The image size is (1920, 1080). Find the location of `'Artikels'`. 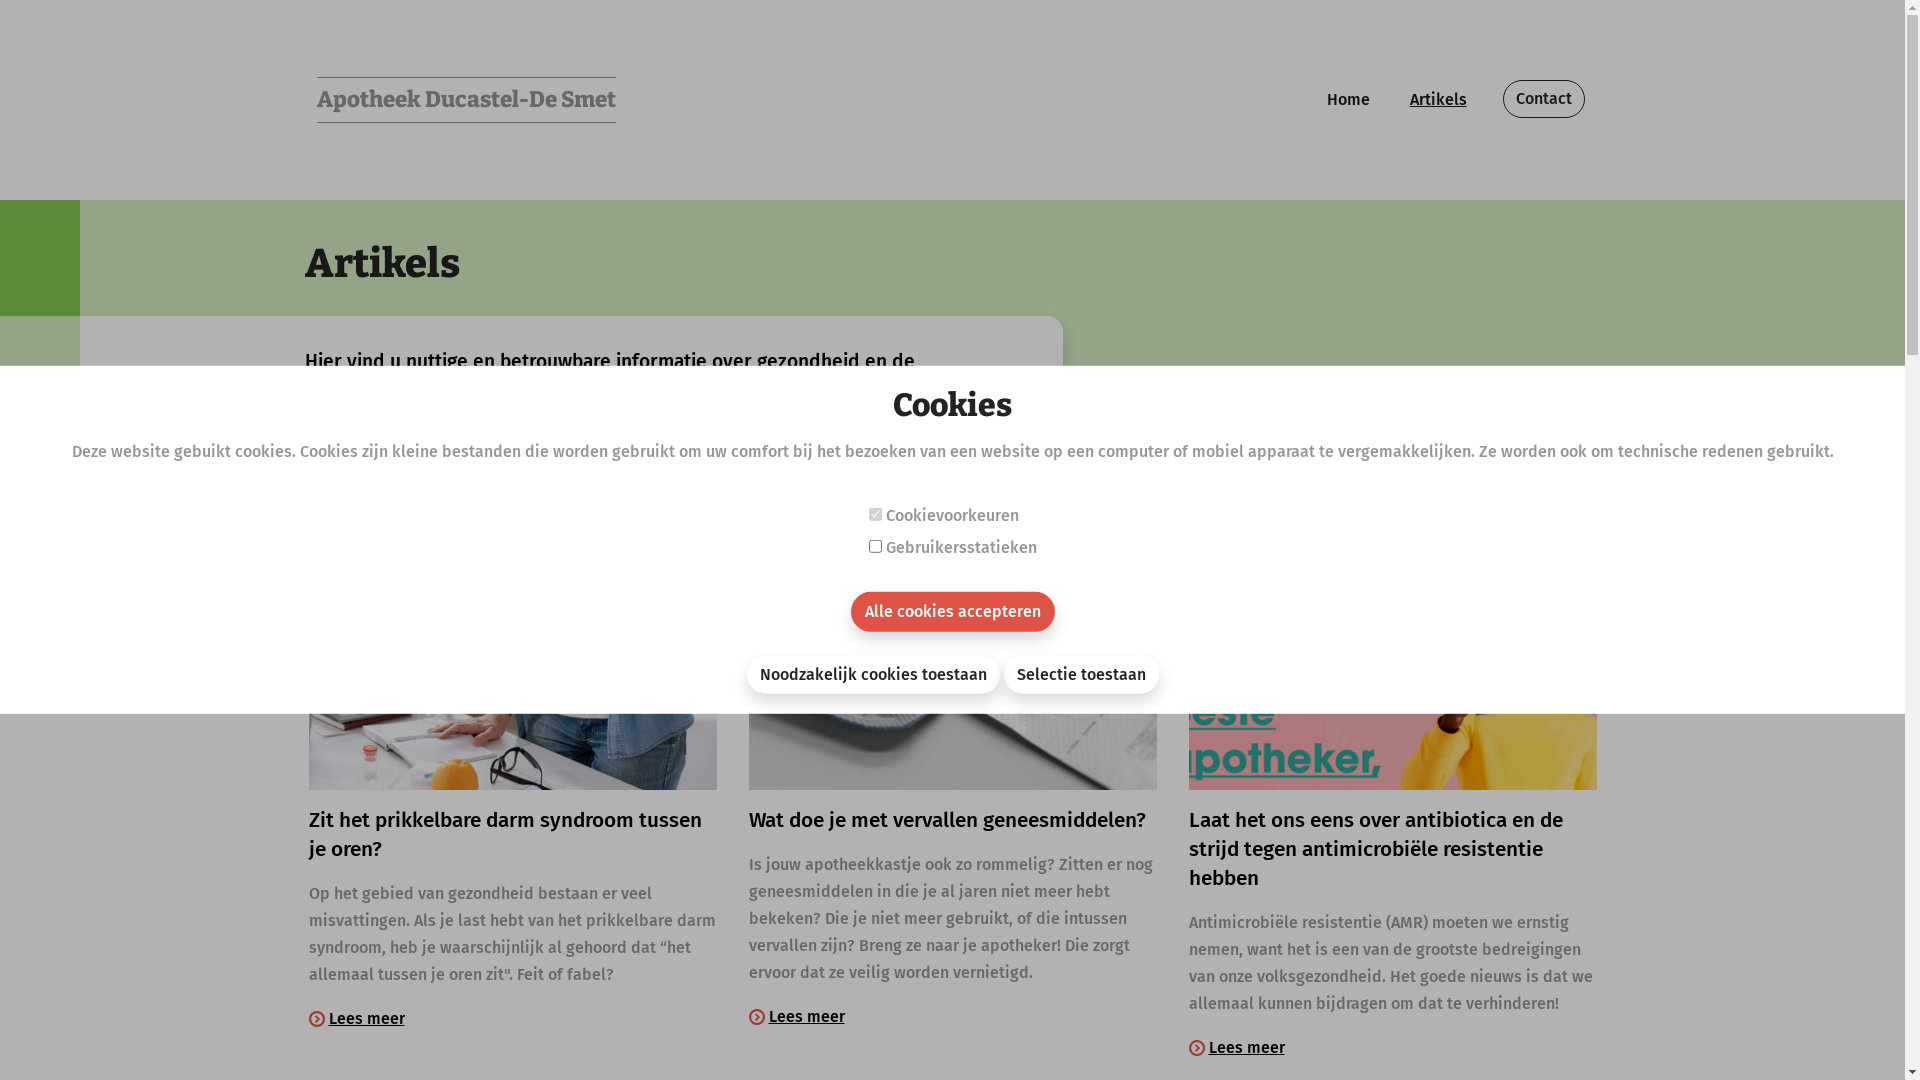

'Artikels' is located at coordinates (1437, 100).